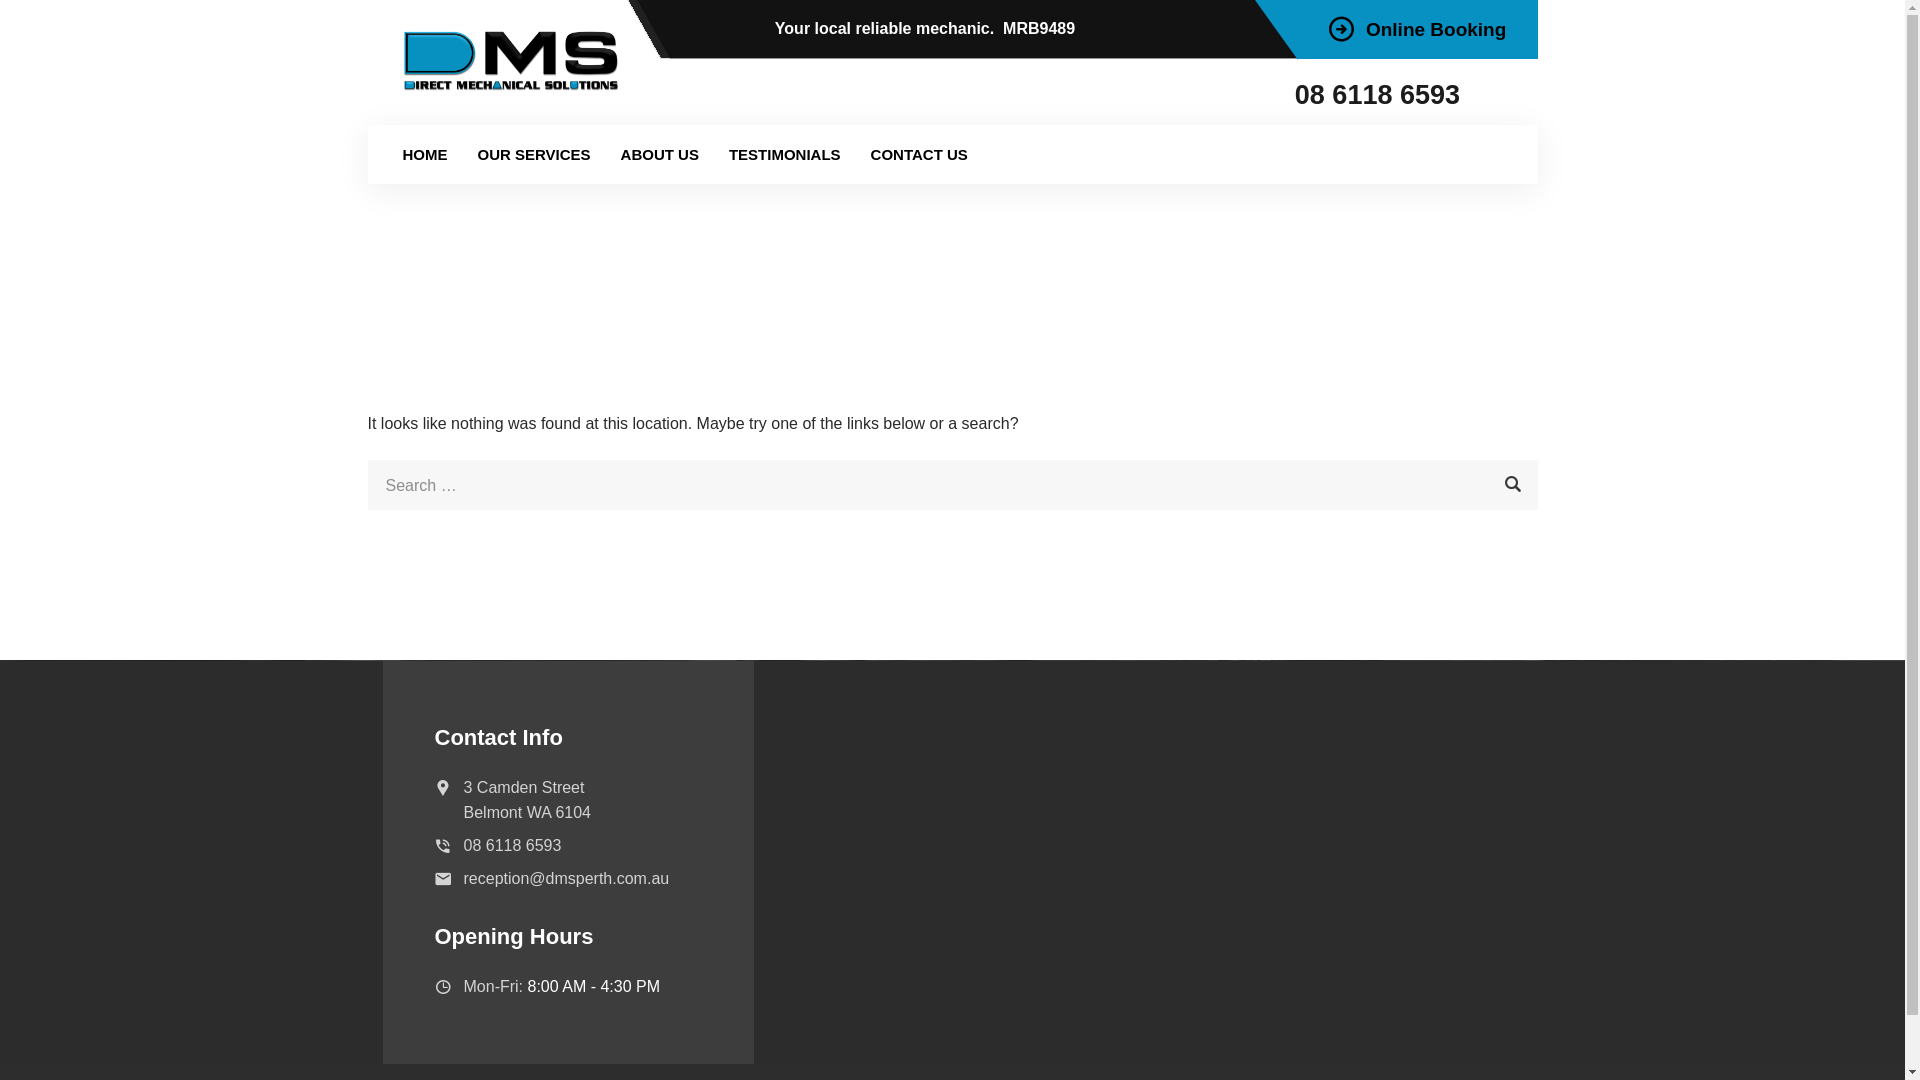 The image size is (1920, 1080). Describe the element at coordinates (918, 153) in the screenshot. I see `'CONTACT US'` at that location.